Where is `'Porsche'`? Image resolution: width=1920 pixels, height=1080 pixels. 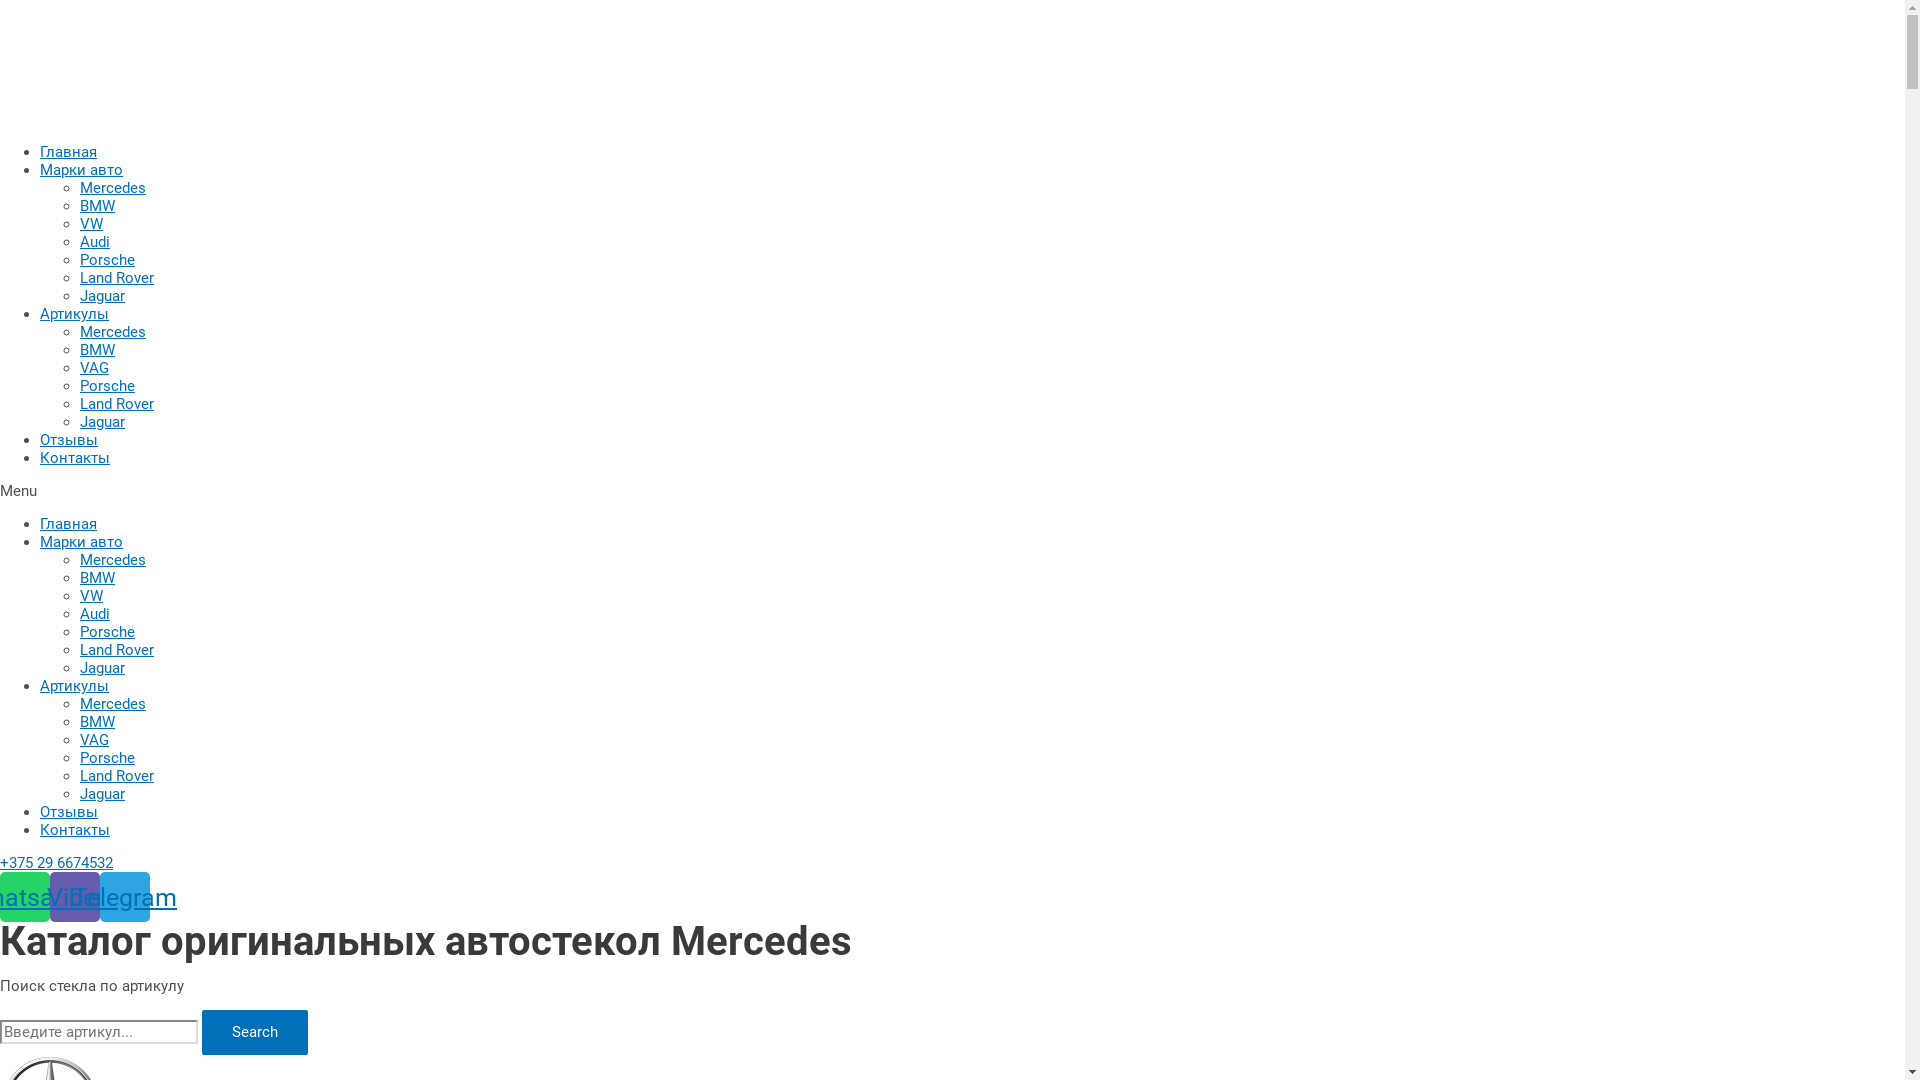
'Porsche' is located at coordinates (106, 632).